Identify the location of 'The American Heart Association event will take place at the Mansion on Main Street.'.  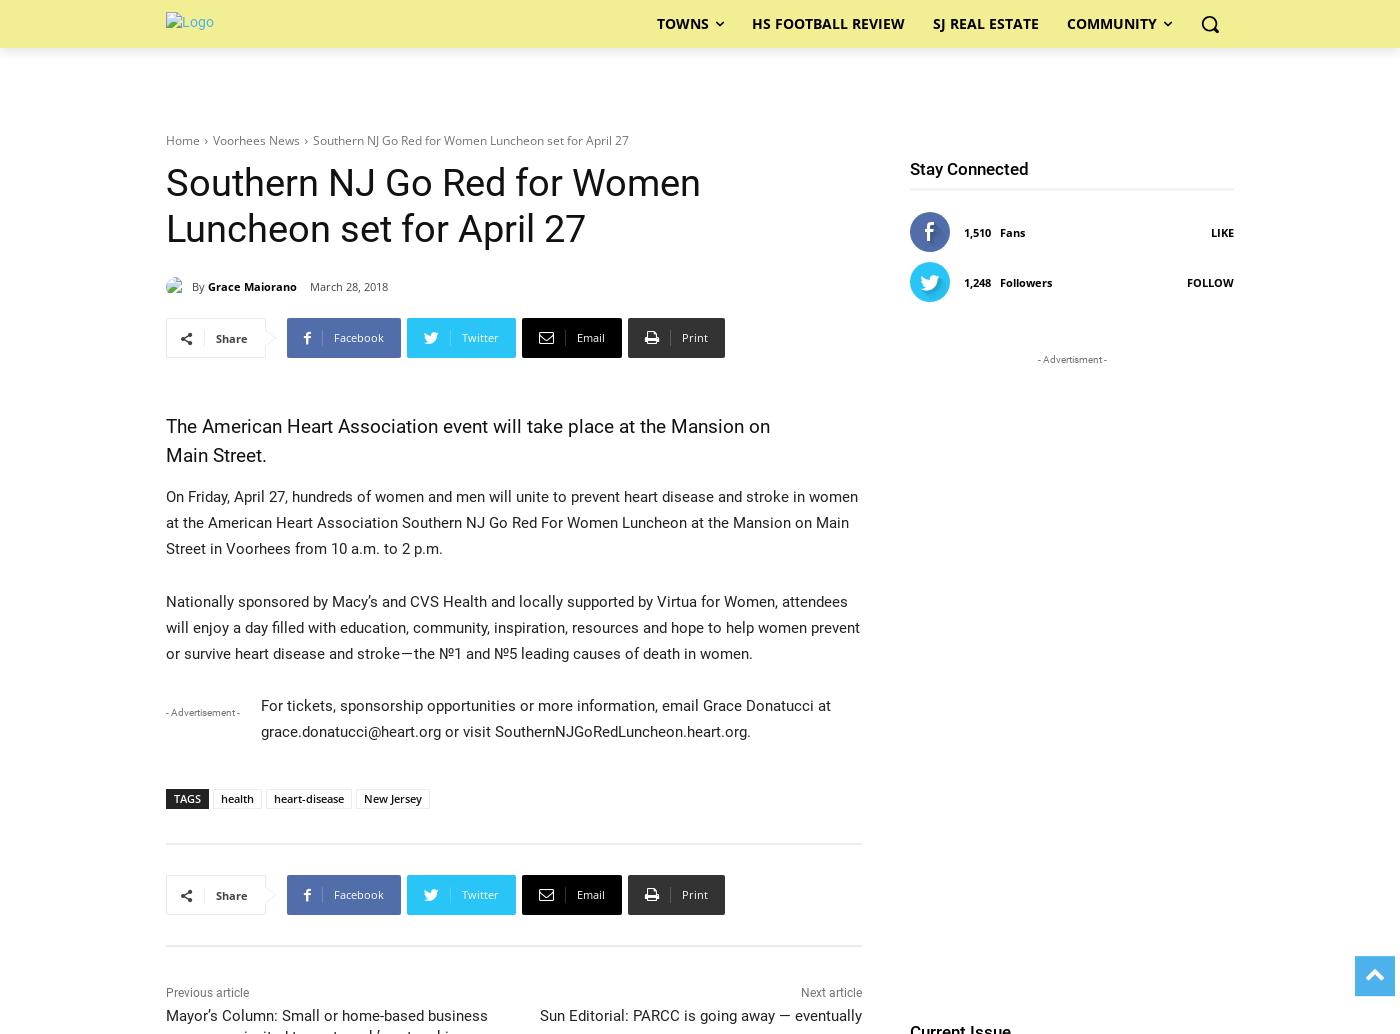
(468, 440).